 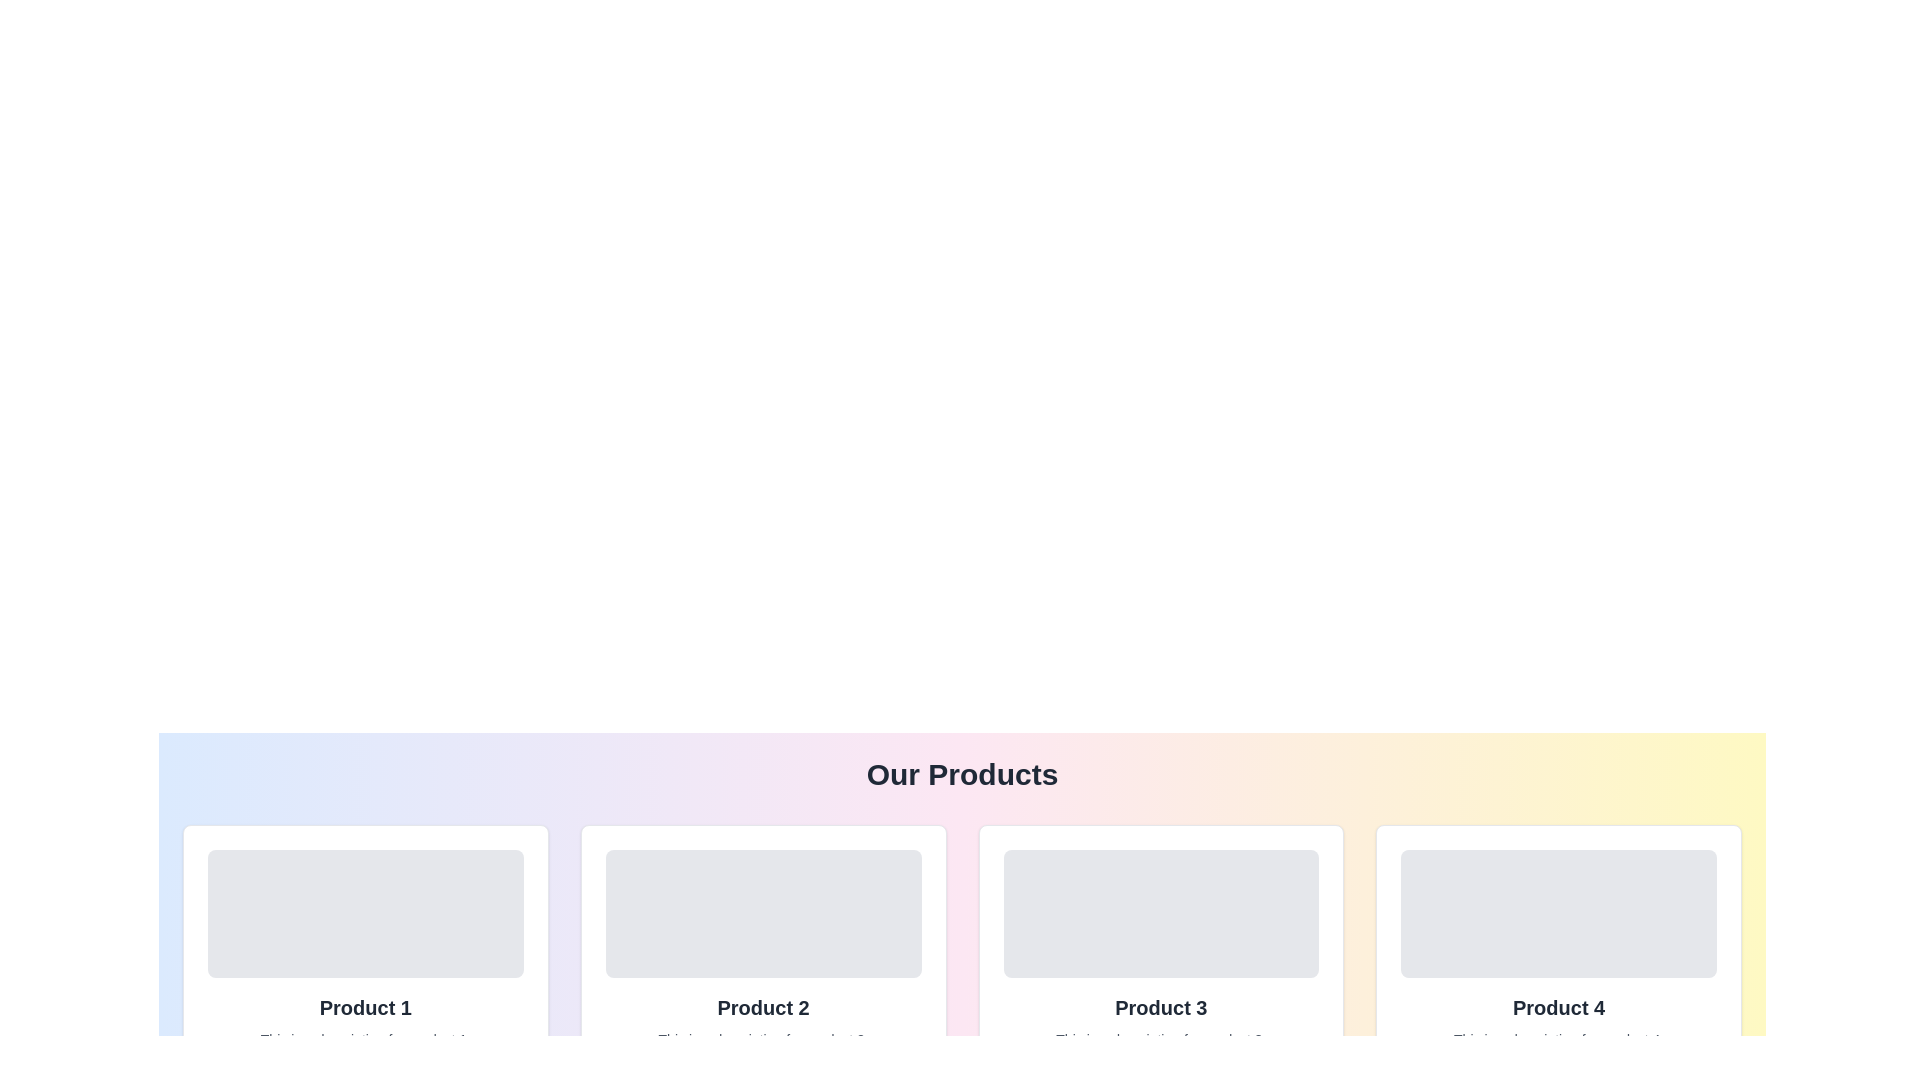 What do you see at coordinates (365, 1007) in the screenshot?
I see `the bold text label reading 'Product 1', which is styled in dark gray and located below a rectangular gray placeholder image in the first product card` at bounding box center [365, 1007].